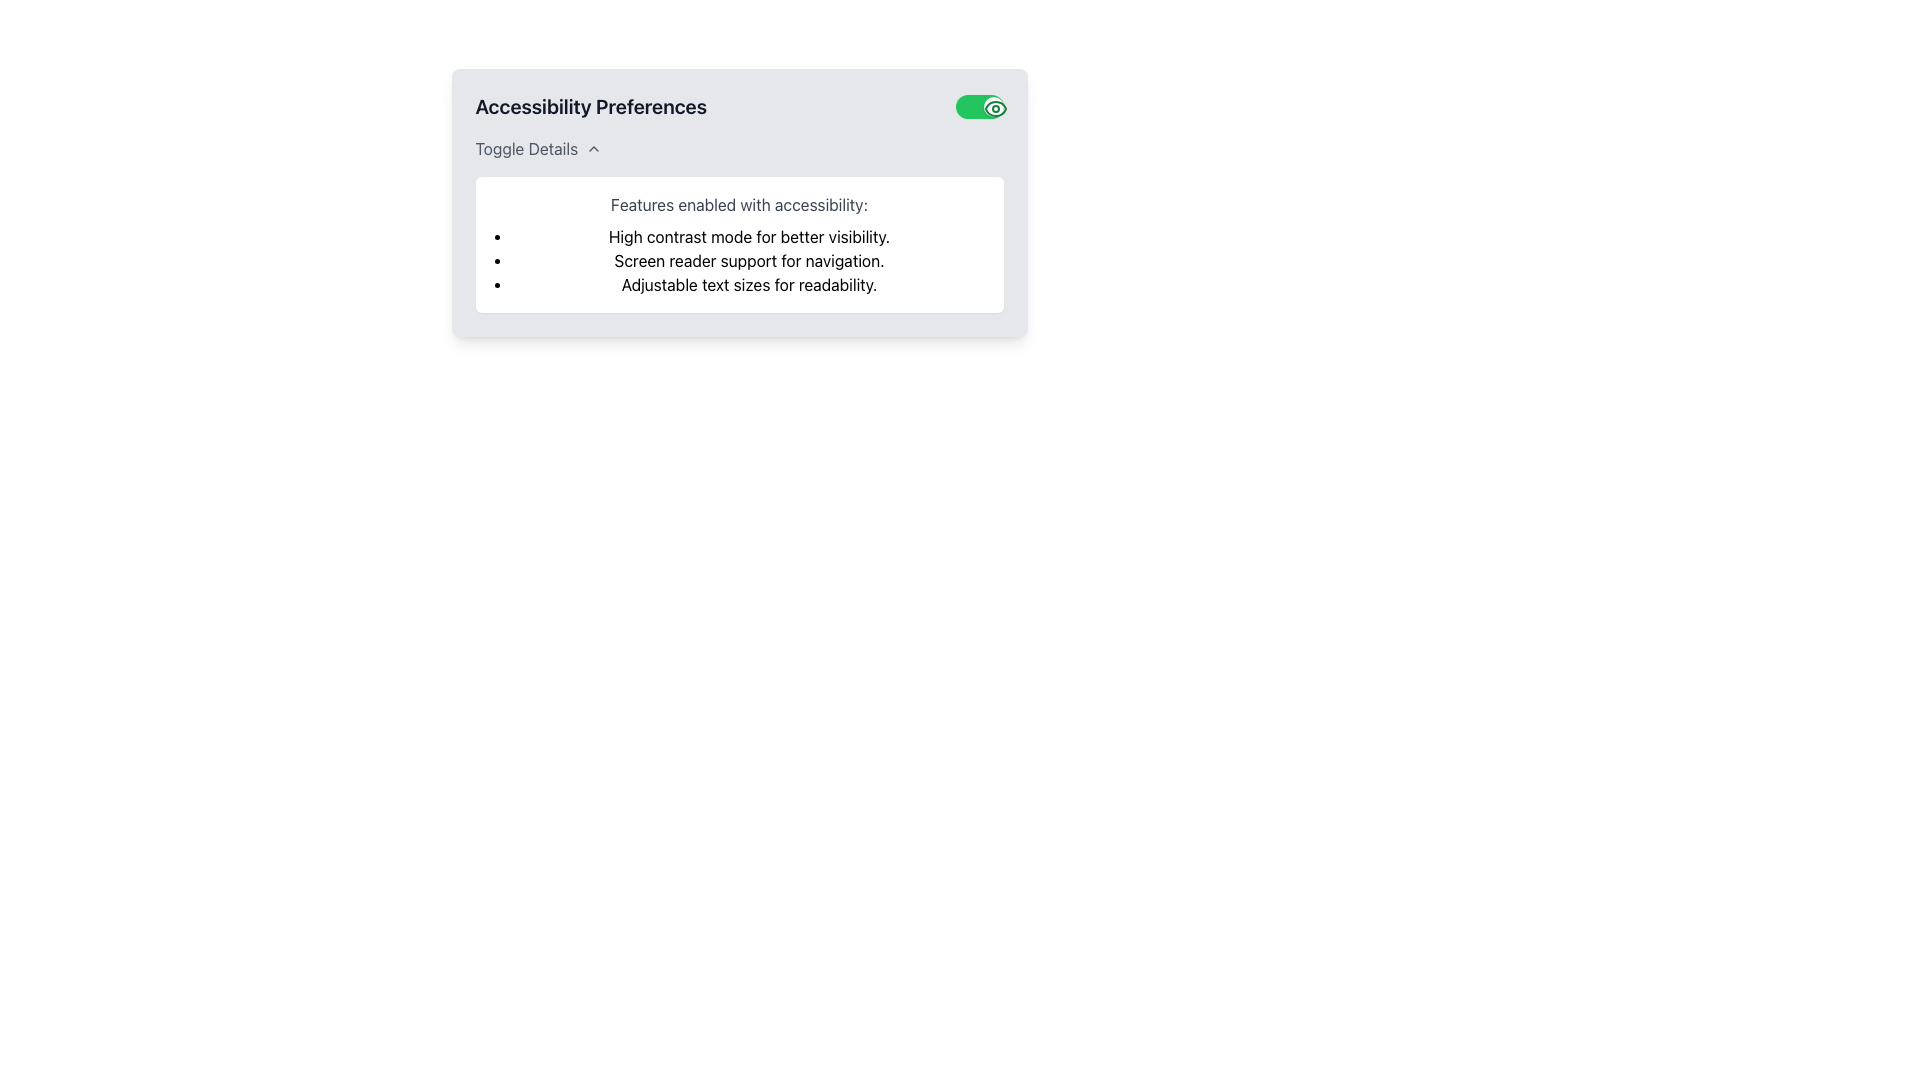 This screenshot has height=1080, width=1920. Describe the element at coordinates (748, 260) in the screenshot. I see `the list of accessibility features, which is styled with bullet points and positioned below the heading 'Features enabled with accessibility:'` at that location.